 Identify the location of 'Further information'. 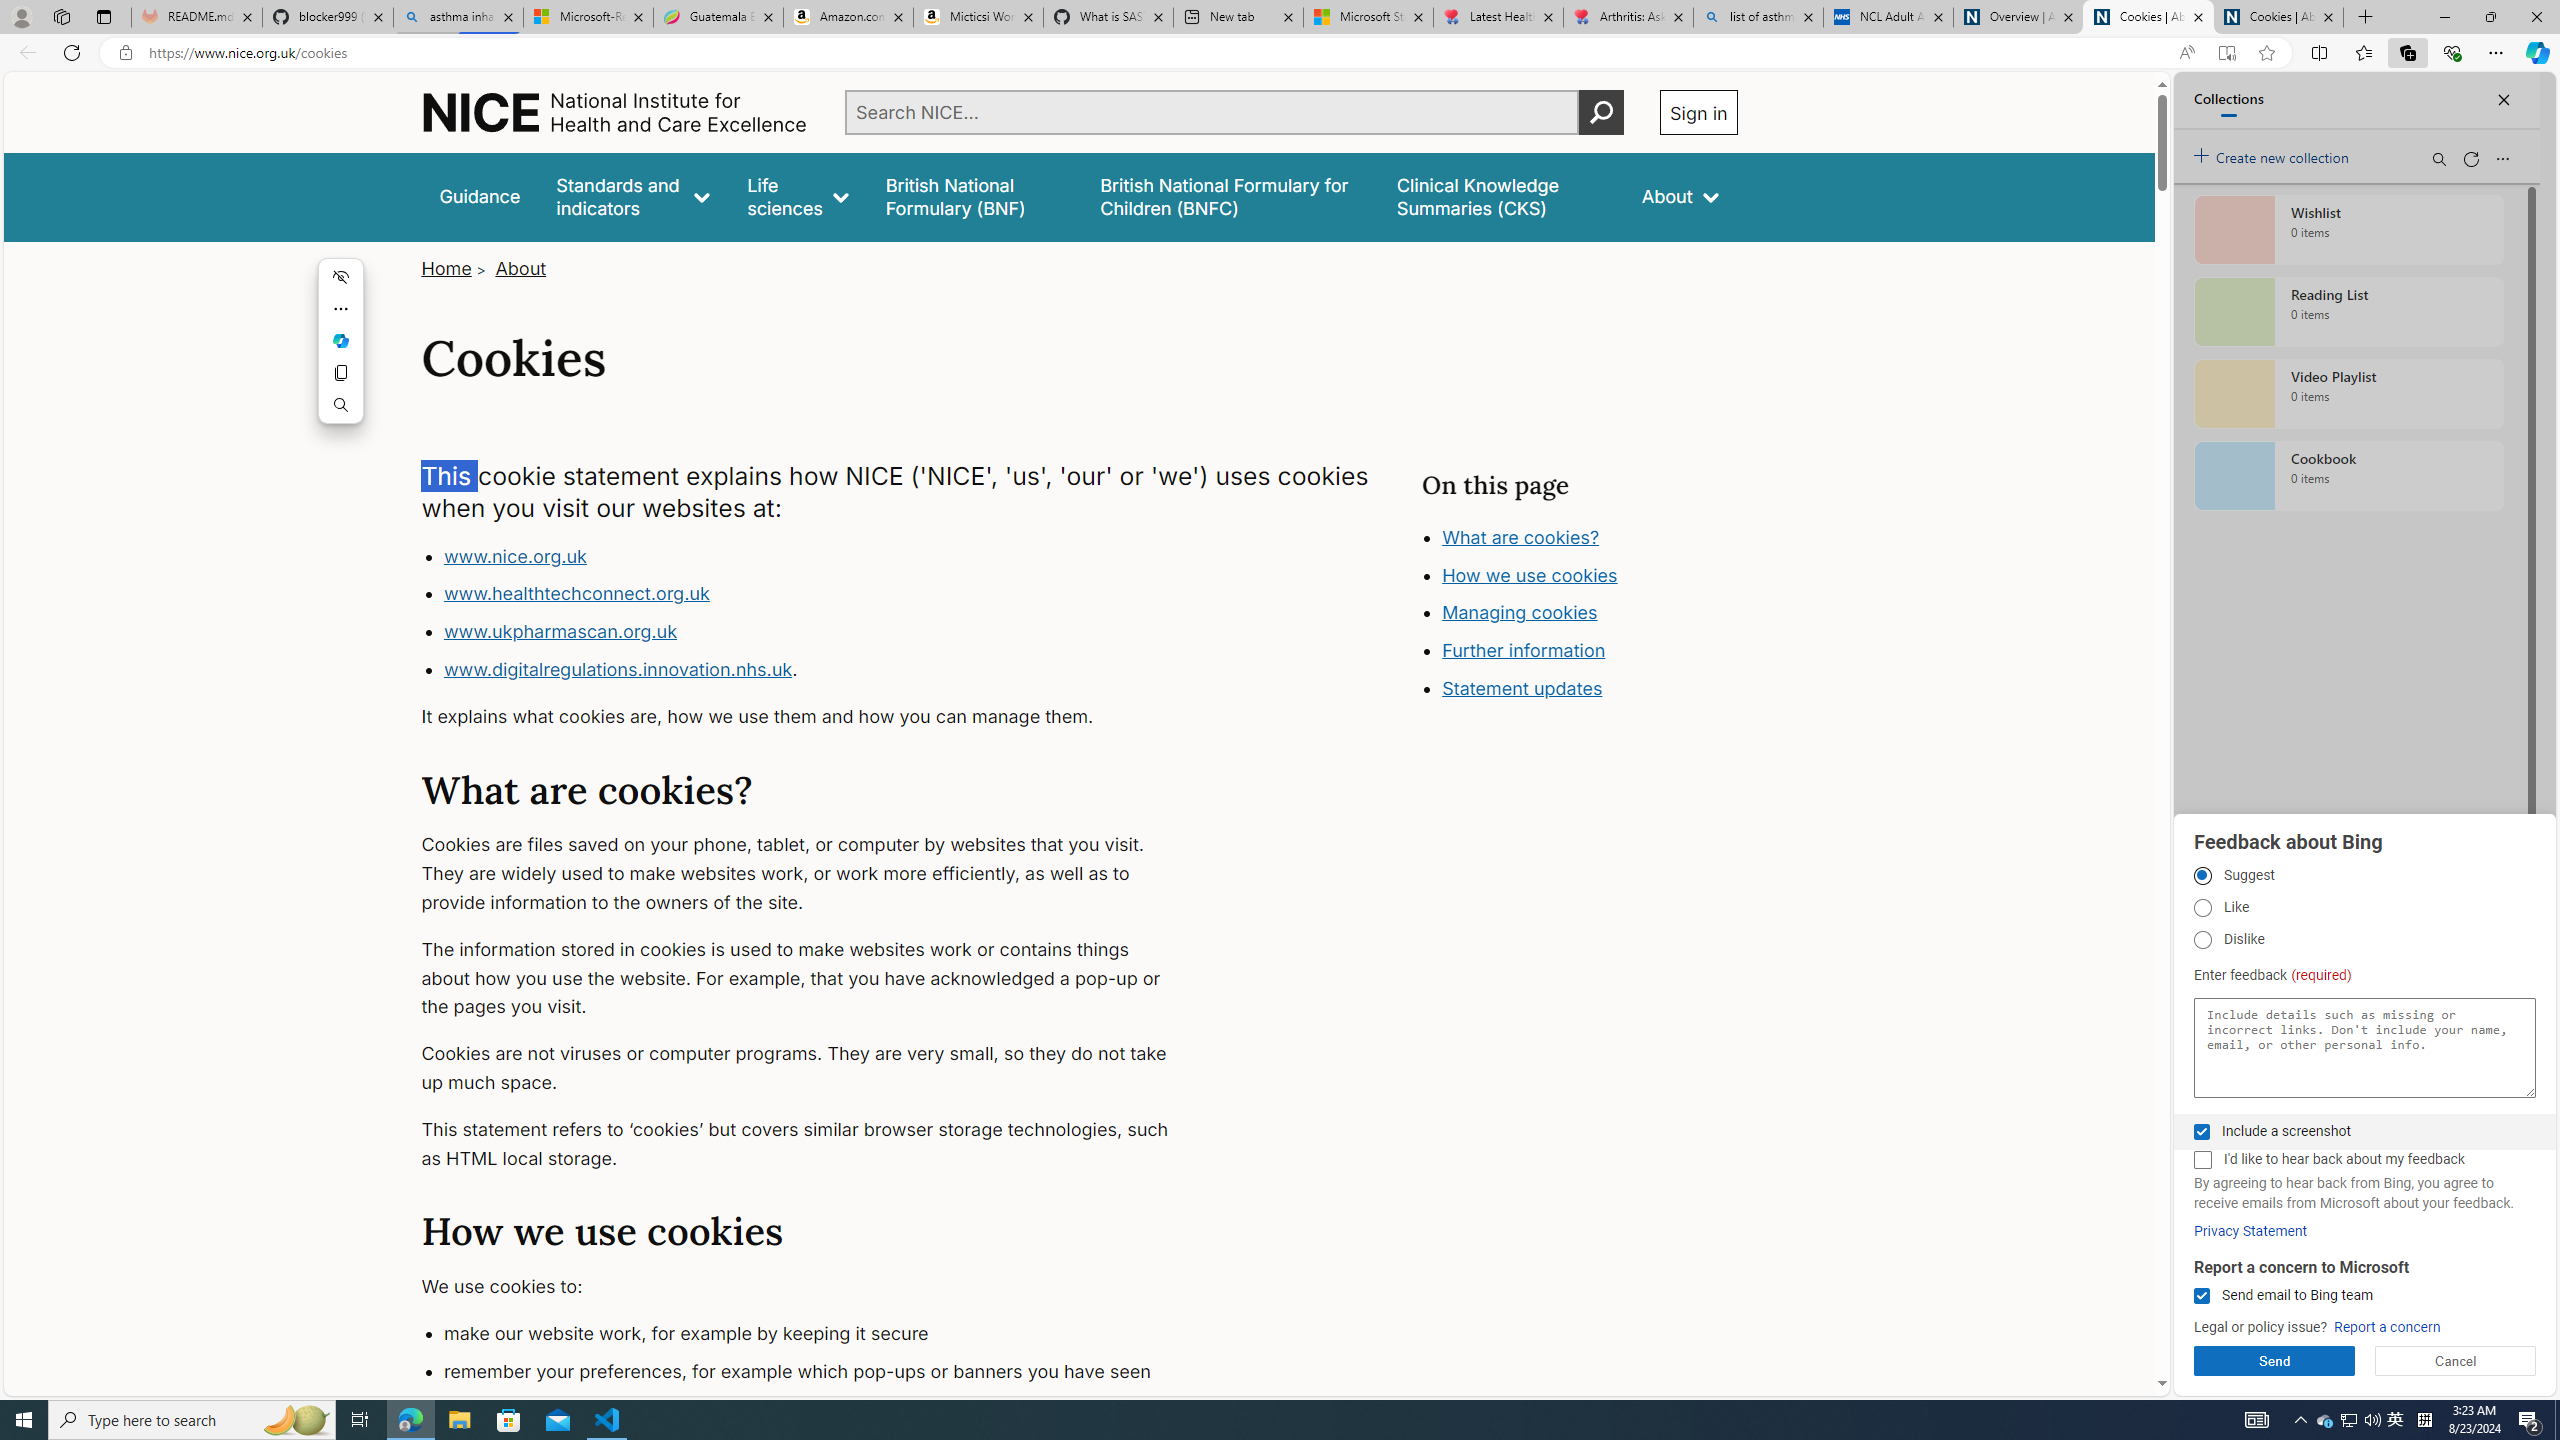
(1522, 650).